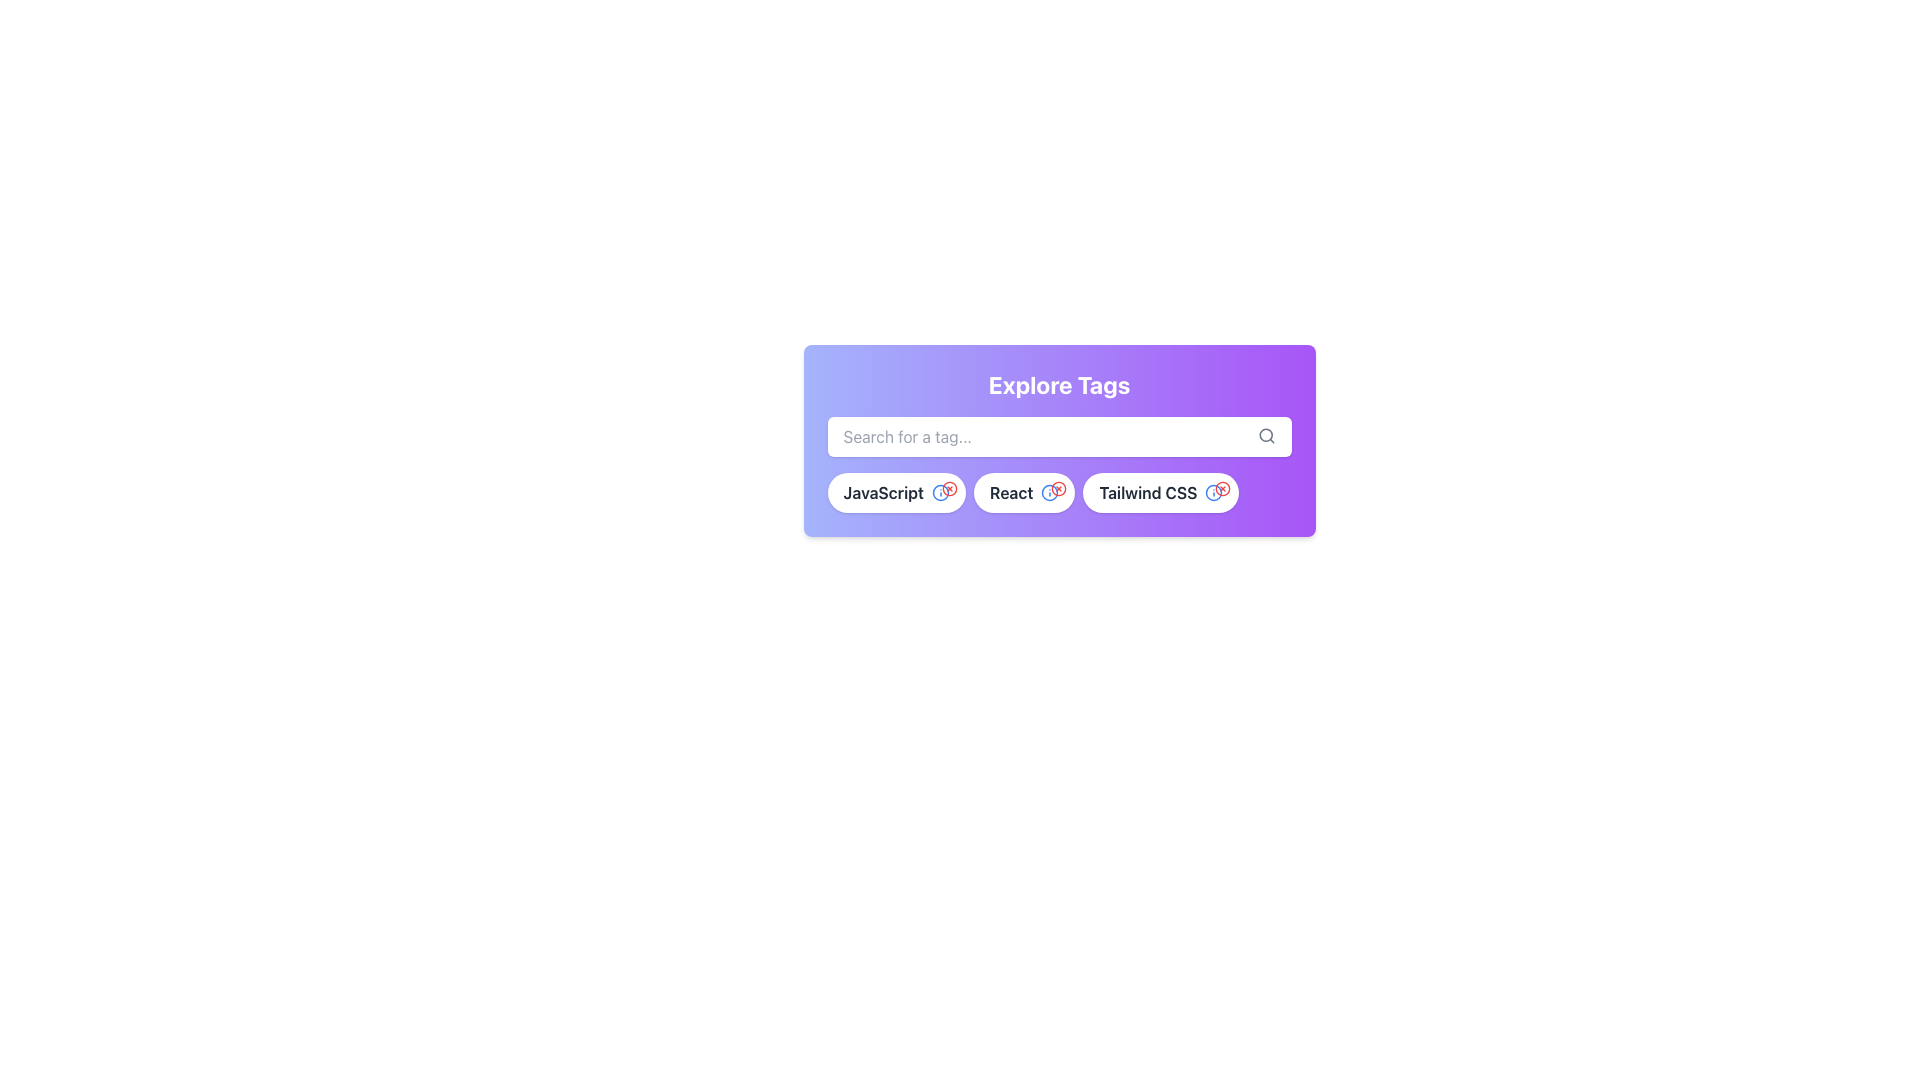 Image resolution: width=1920 pixels, height=1080 pixels. I want to click on the small circular shape within the cancel icon associated with the 'Tailwind CSS' tag located on the right side of the tag, so click(1222, 489).